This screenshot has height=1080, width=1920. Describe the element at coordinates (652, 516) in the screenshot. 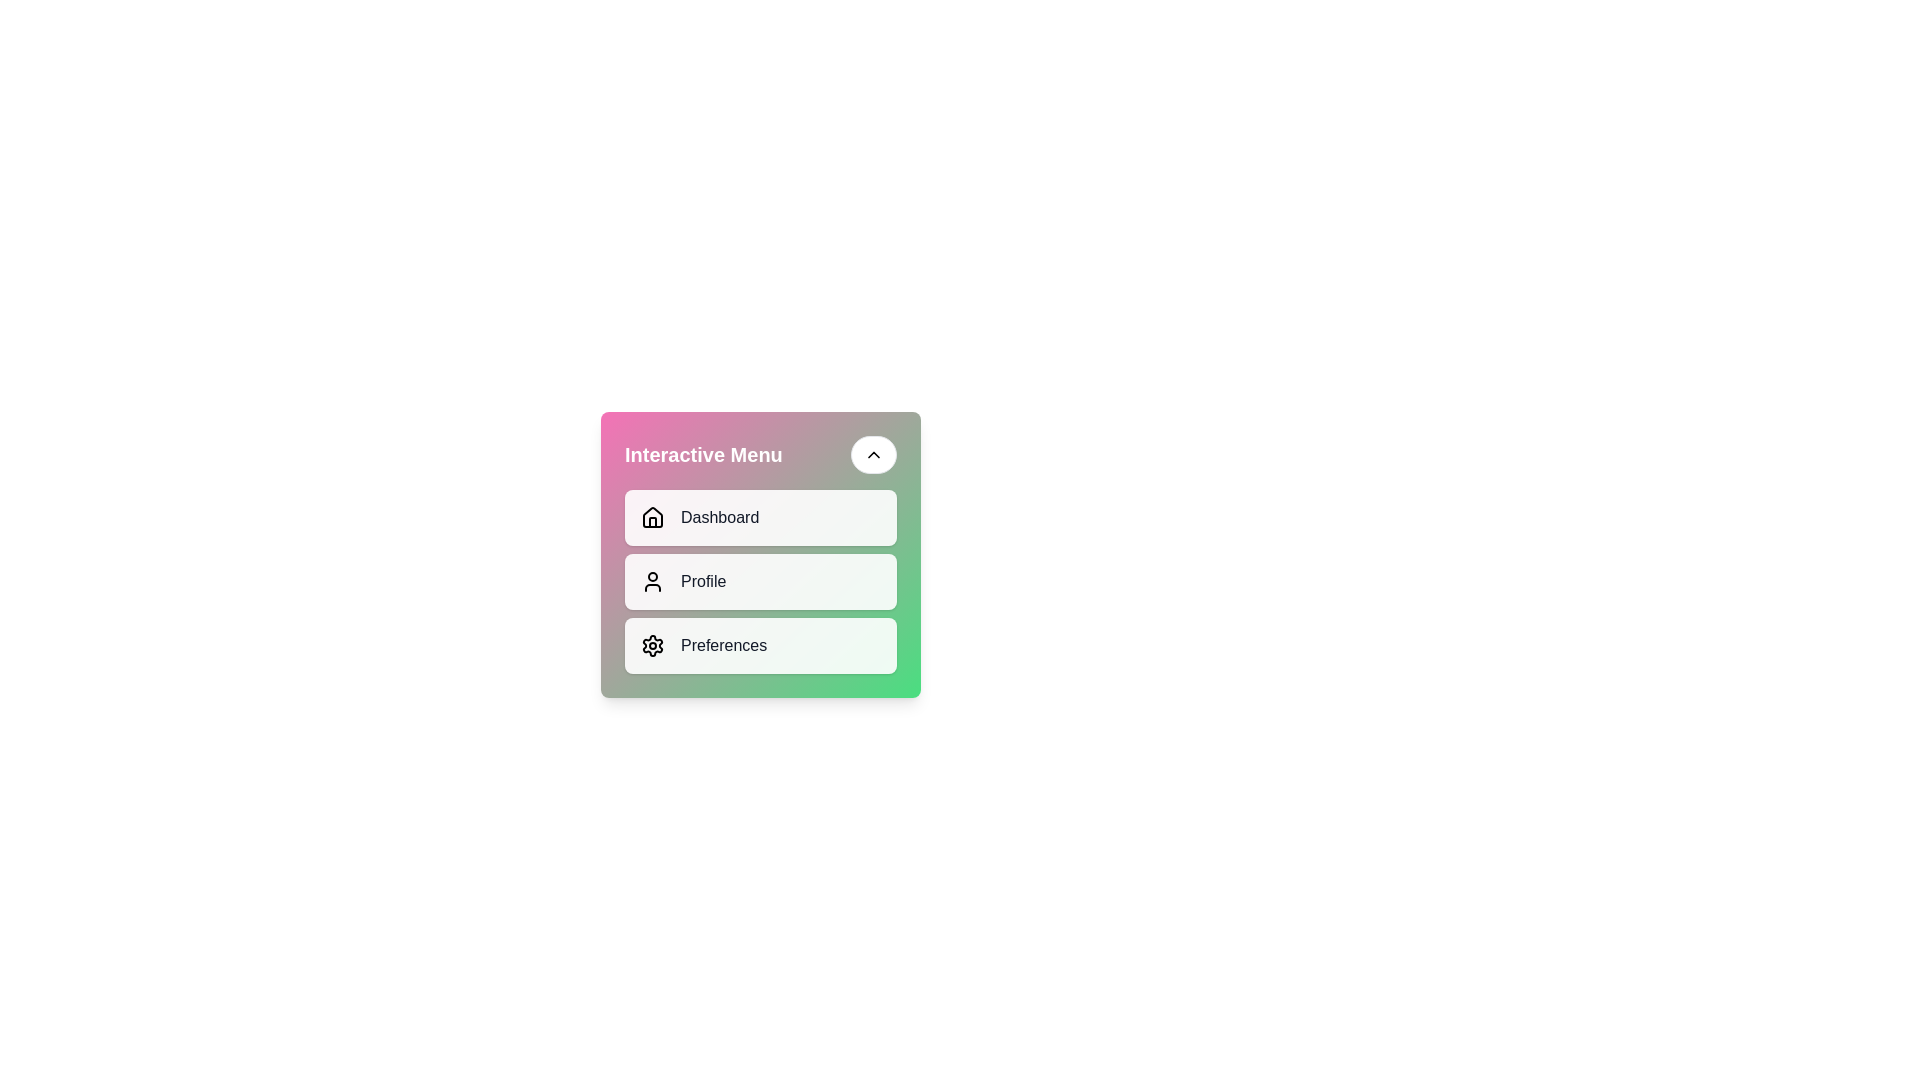

I see `the 'Dashboard' icon in the menu` at that location.